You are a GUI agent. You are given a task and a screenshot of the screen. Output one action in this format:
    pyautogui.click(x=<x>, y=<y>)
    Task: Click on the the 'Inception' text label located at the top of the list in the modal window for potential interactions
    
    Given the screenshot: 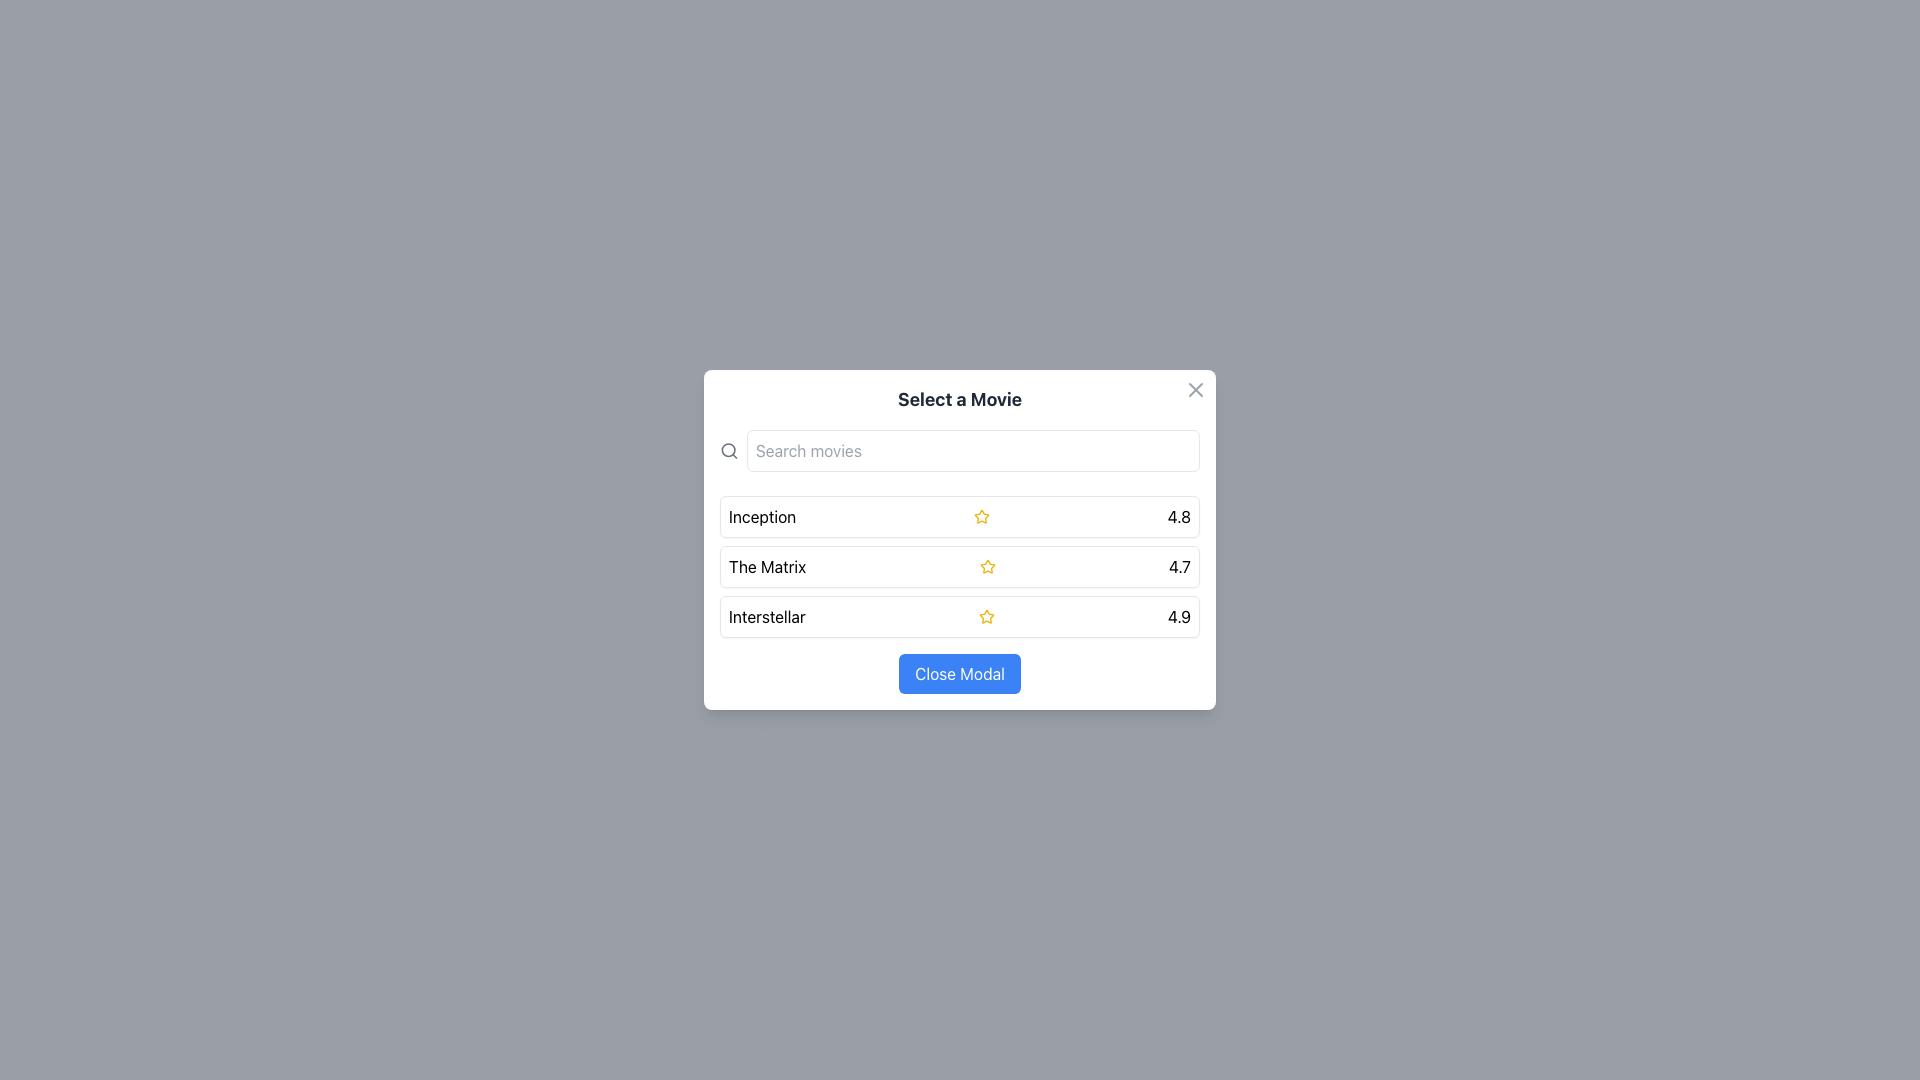 What is the action you would take?
    pyautogui.click(x=761, y=515)
    